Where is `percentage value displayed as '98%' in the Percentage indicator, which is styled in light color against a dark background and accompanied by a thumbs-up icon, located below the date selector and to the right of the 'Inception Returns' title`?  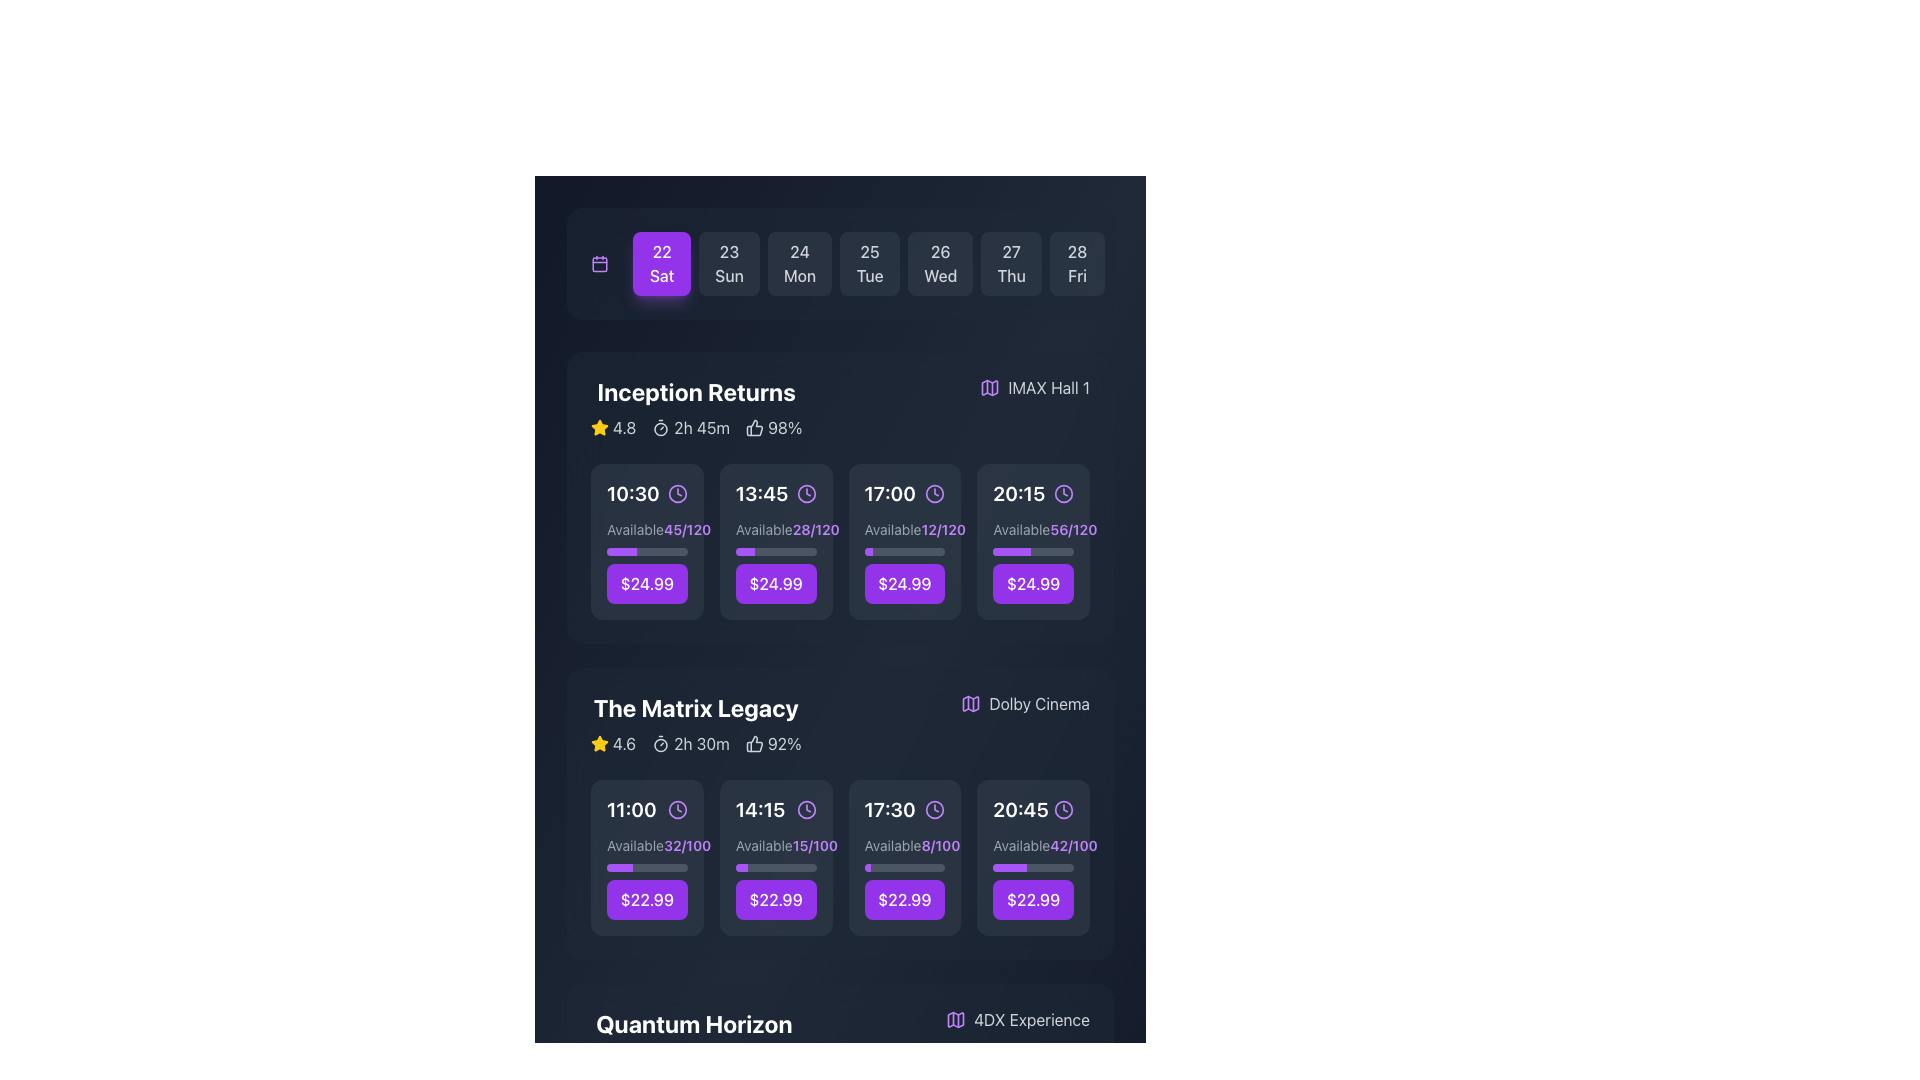 percentage value displayed as '98%' in the Percentage indicator, which is styled in light color against a dark background and accompanied by a thumbs-up icon, located below the date selector and to the right of the 'Inception Returns' title is located at coordinates (773, 427).